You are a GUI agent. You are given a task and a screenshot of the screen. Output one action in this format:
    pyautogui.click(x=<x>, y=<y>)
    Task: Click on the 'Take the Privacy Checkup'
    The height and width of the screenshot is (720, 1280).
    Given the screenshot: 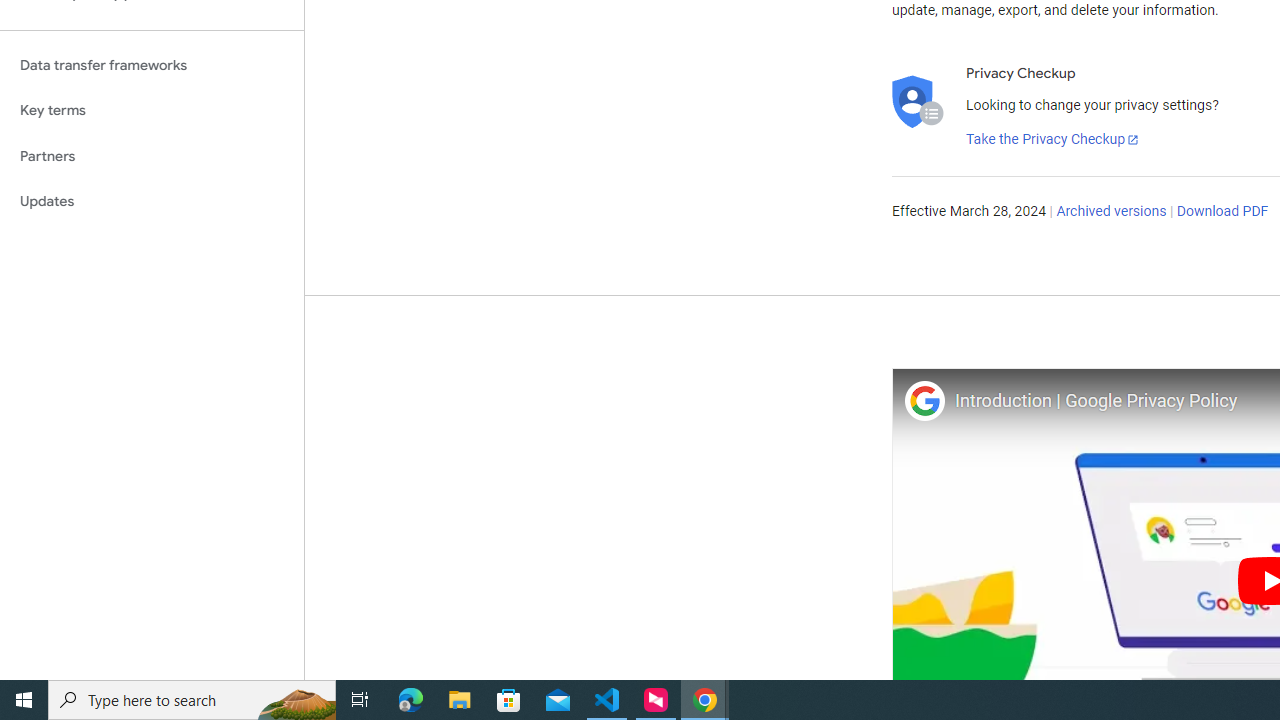 What is the action you would take?
    pyautogui.click(x=1052, y=139)
    